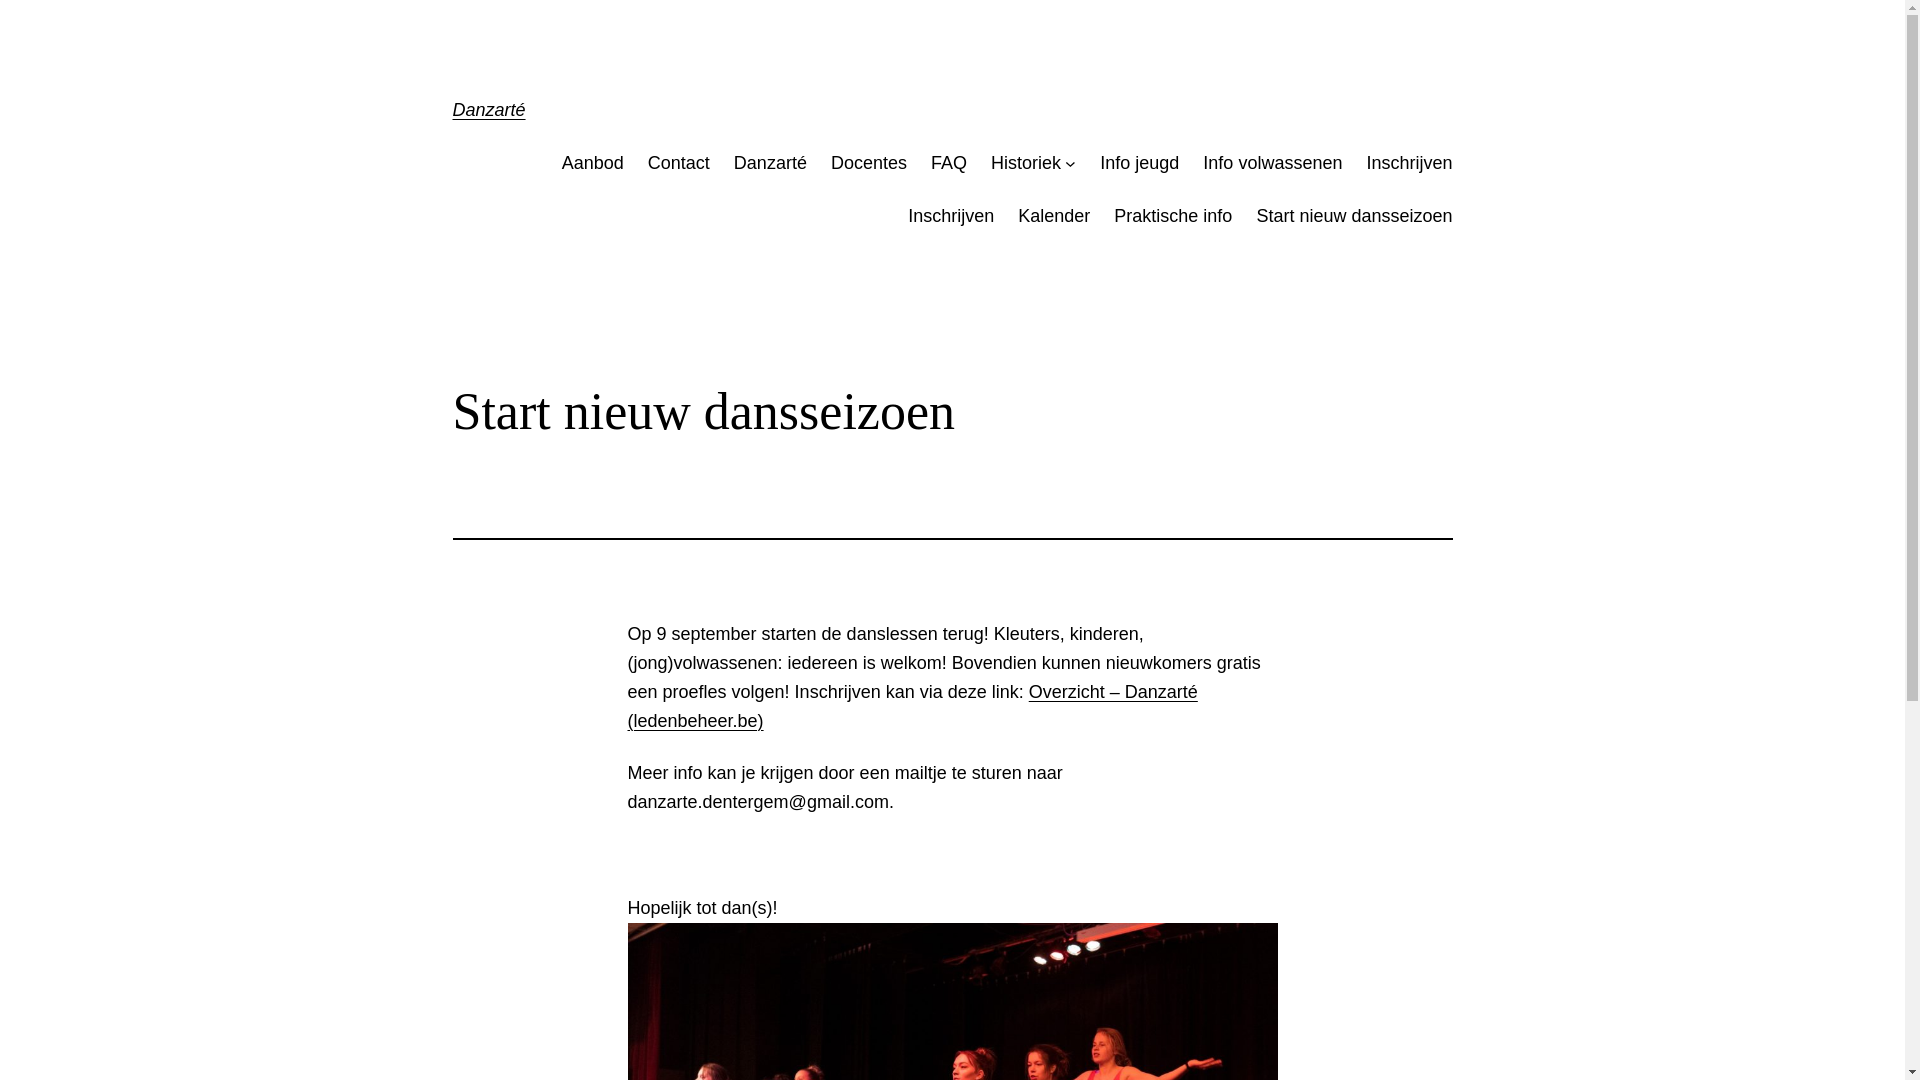 The image size is (1920, 1080). Describe the element at coordinates (1026, 162) in the screenshot. I see `'Historiek'` at that location.